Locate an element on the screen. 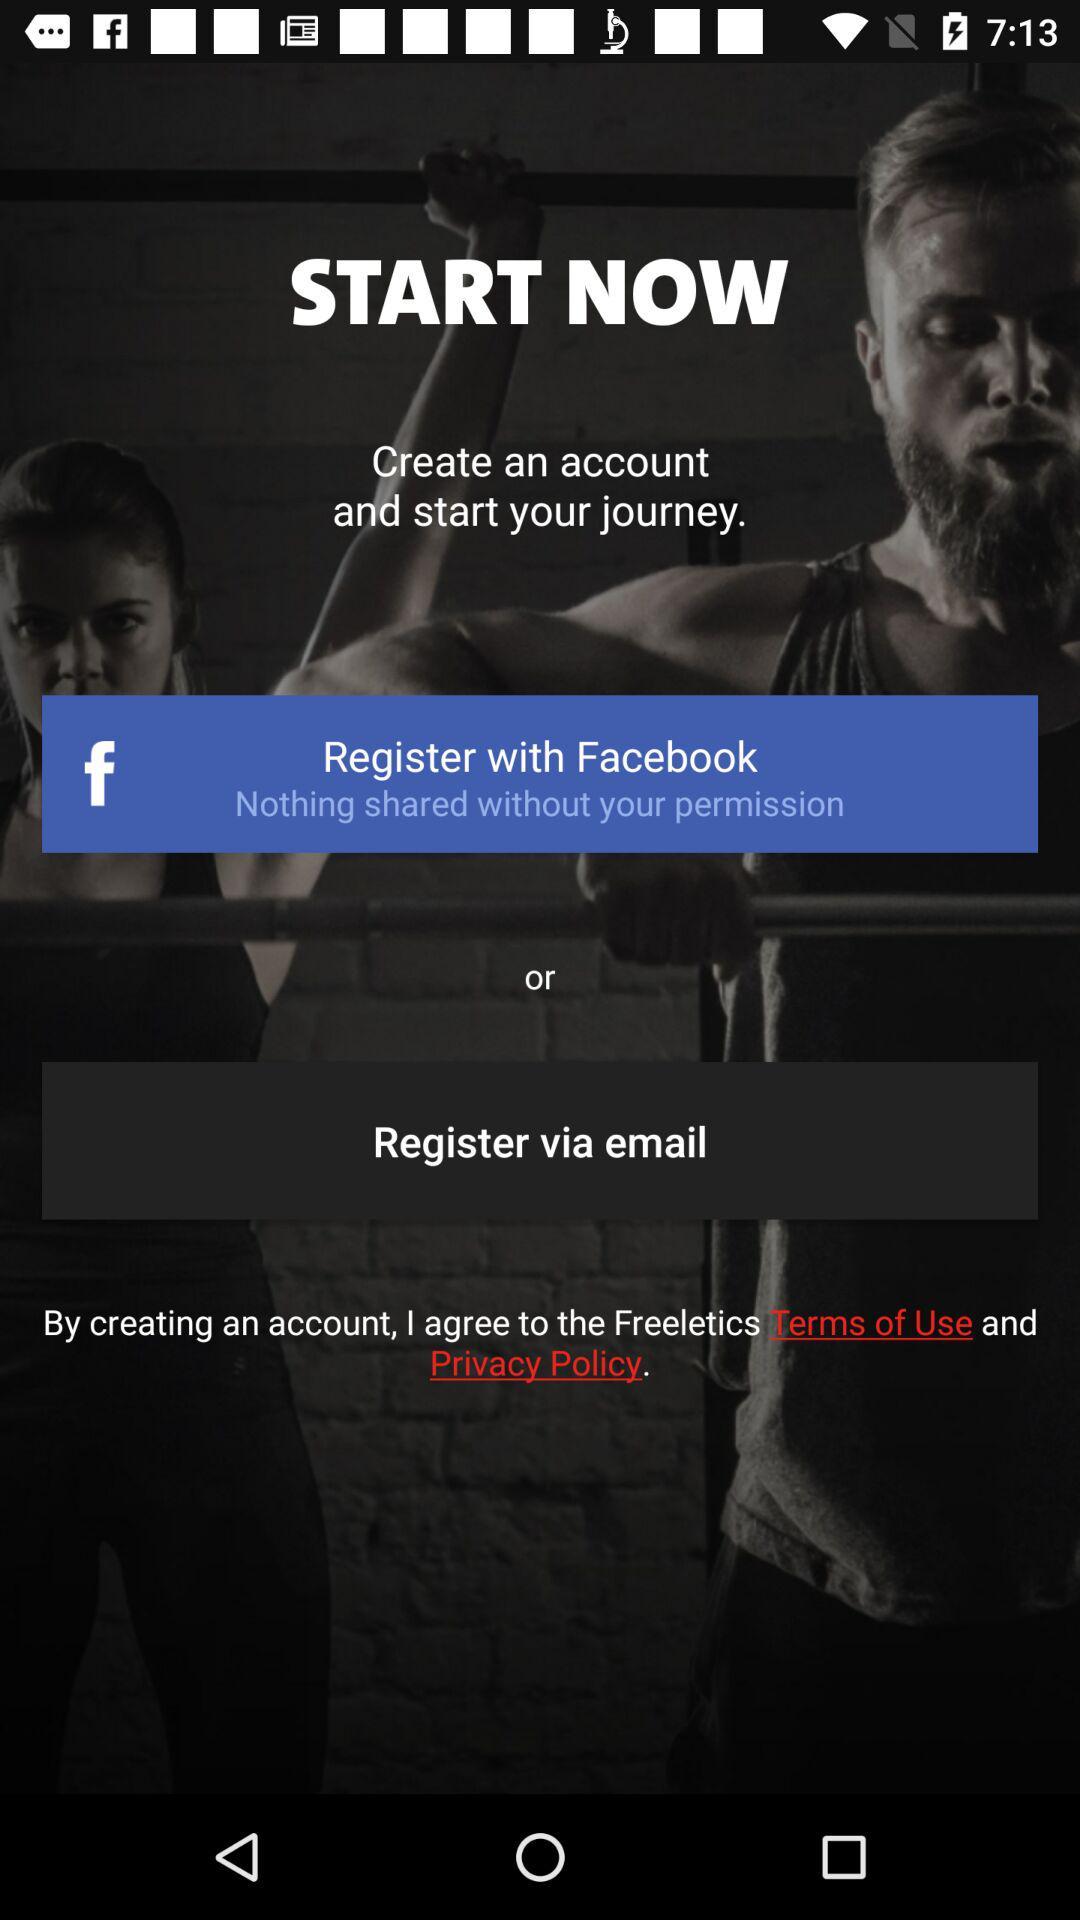 The width and height of the screenshot is (1080, 1920). register via email item is located at coordinates (540, 1140).